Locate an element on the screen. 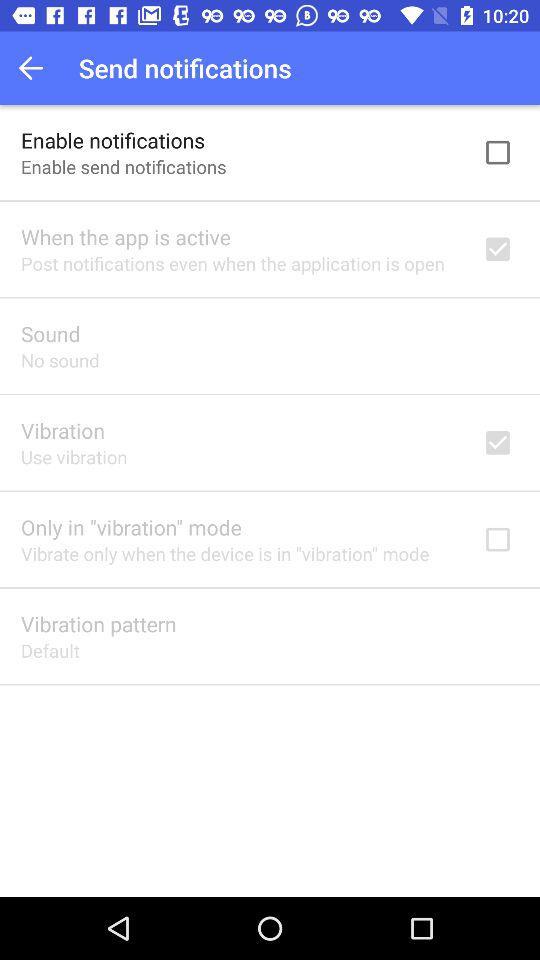  the app below the when the app app is located at coordinates (231, 262).